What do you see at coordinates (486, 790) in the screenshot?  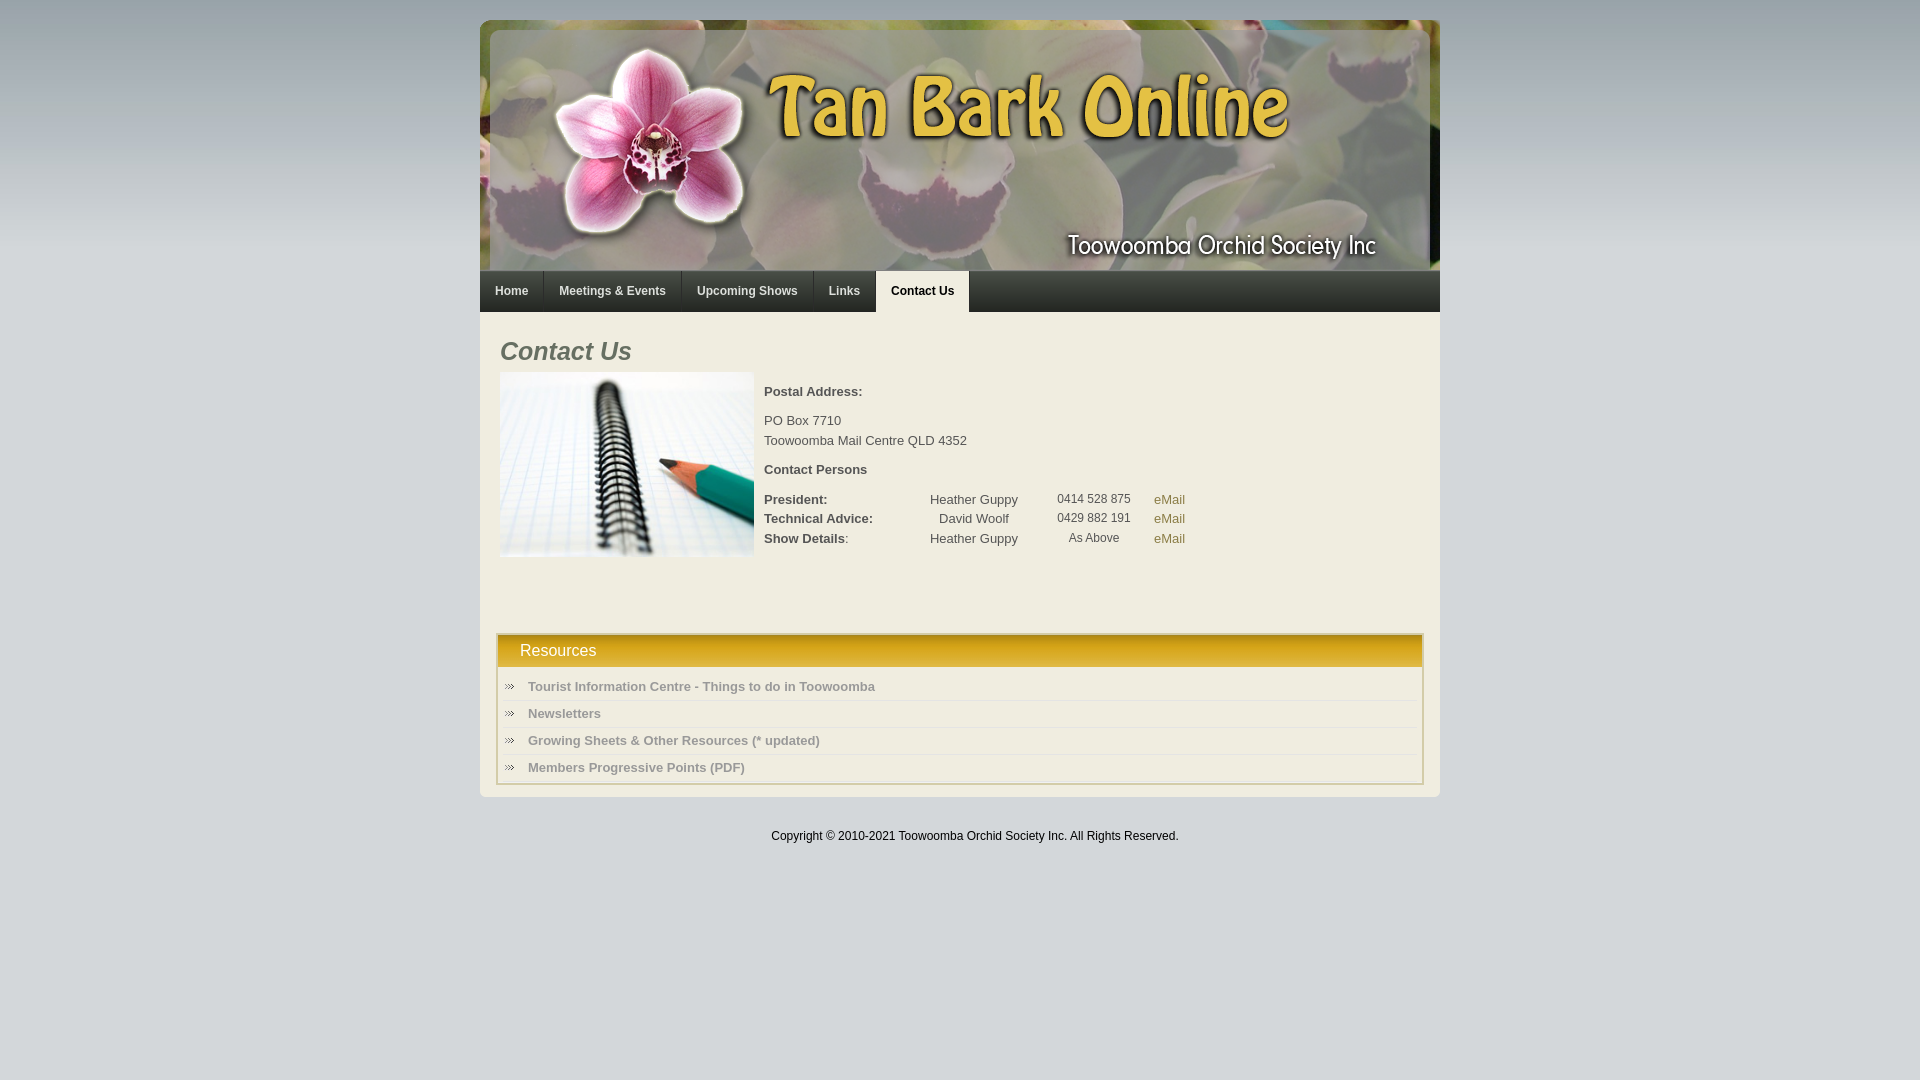 I see `'everest poker bonus'` at bounding box center [486, 790].